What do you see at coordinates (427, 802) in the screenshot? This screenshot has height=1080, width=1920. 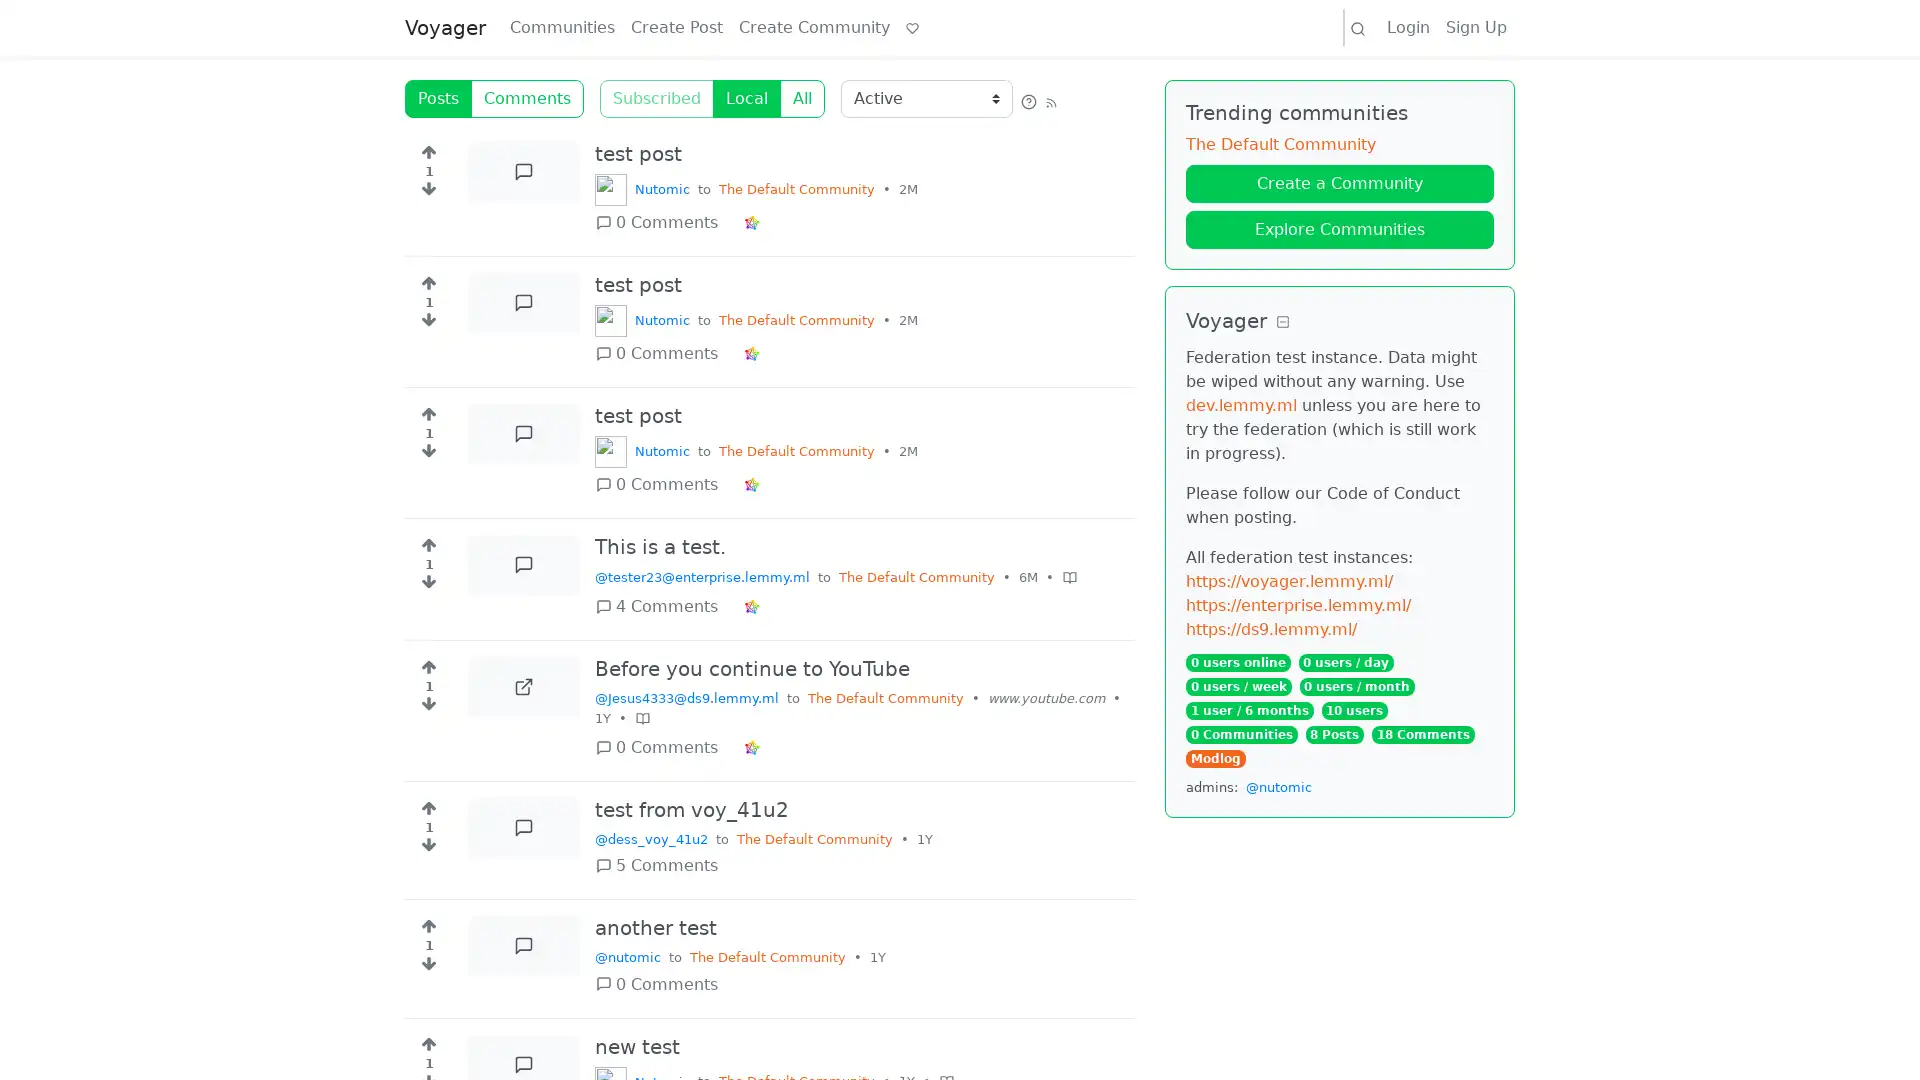 I see `Upvote` at bounding box center [427, 802].